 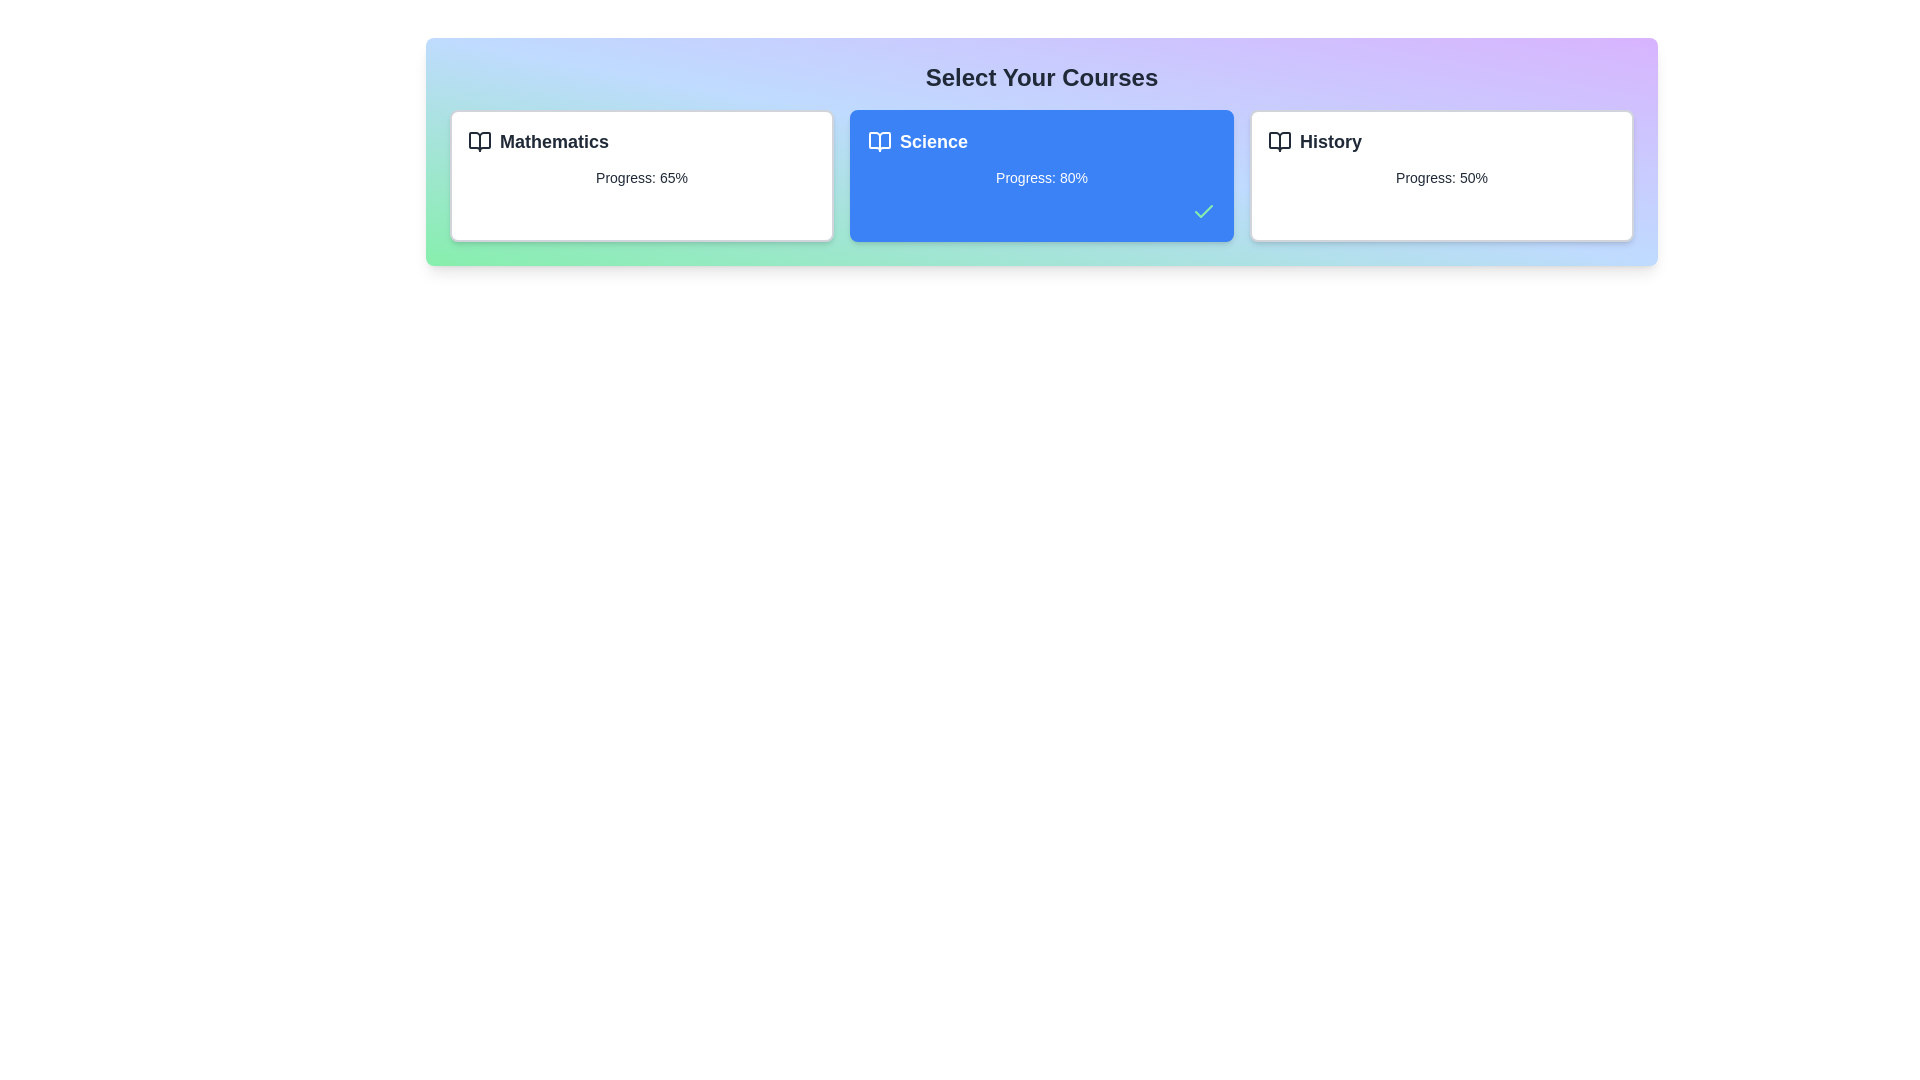 I want to click on the course title History to highlight it, so click(x=1441, y=141).